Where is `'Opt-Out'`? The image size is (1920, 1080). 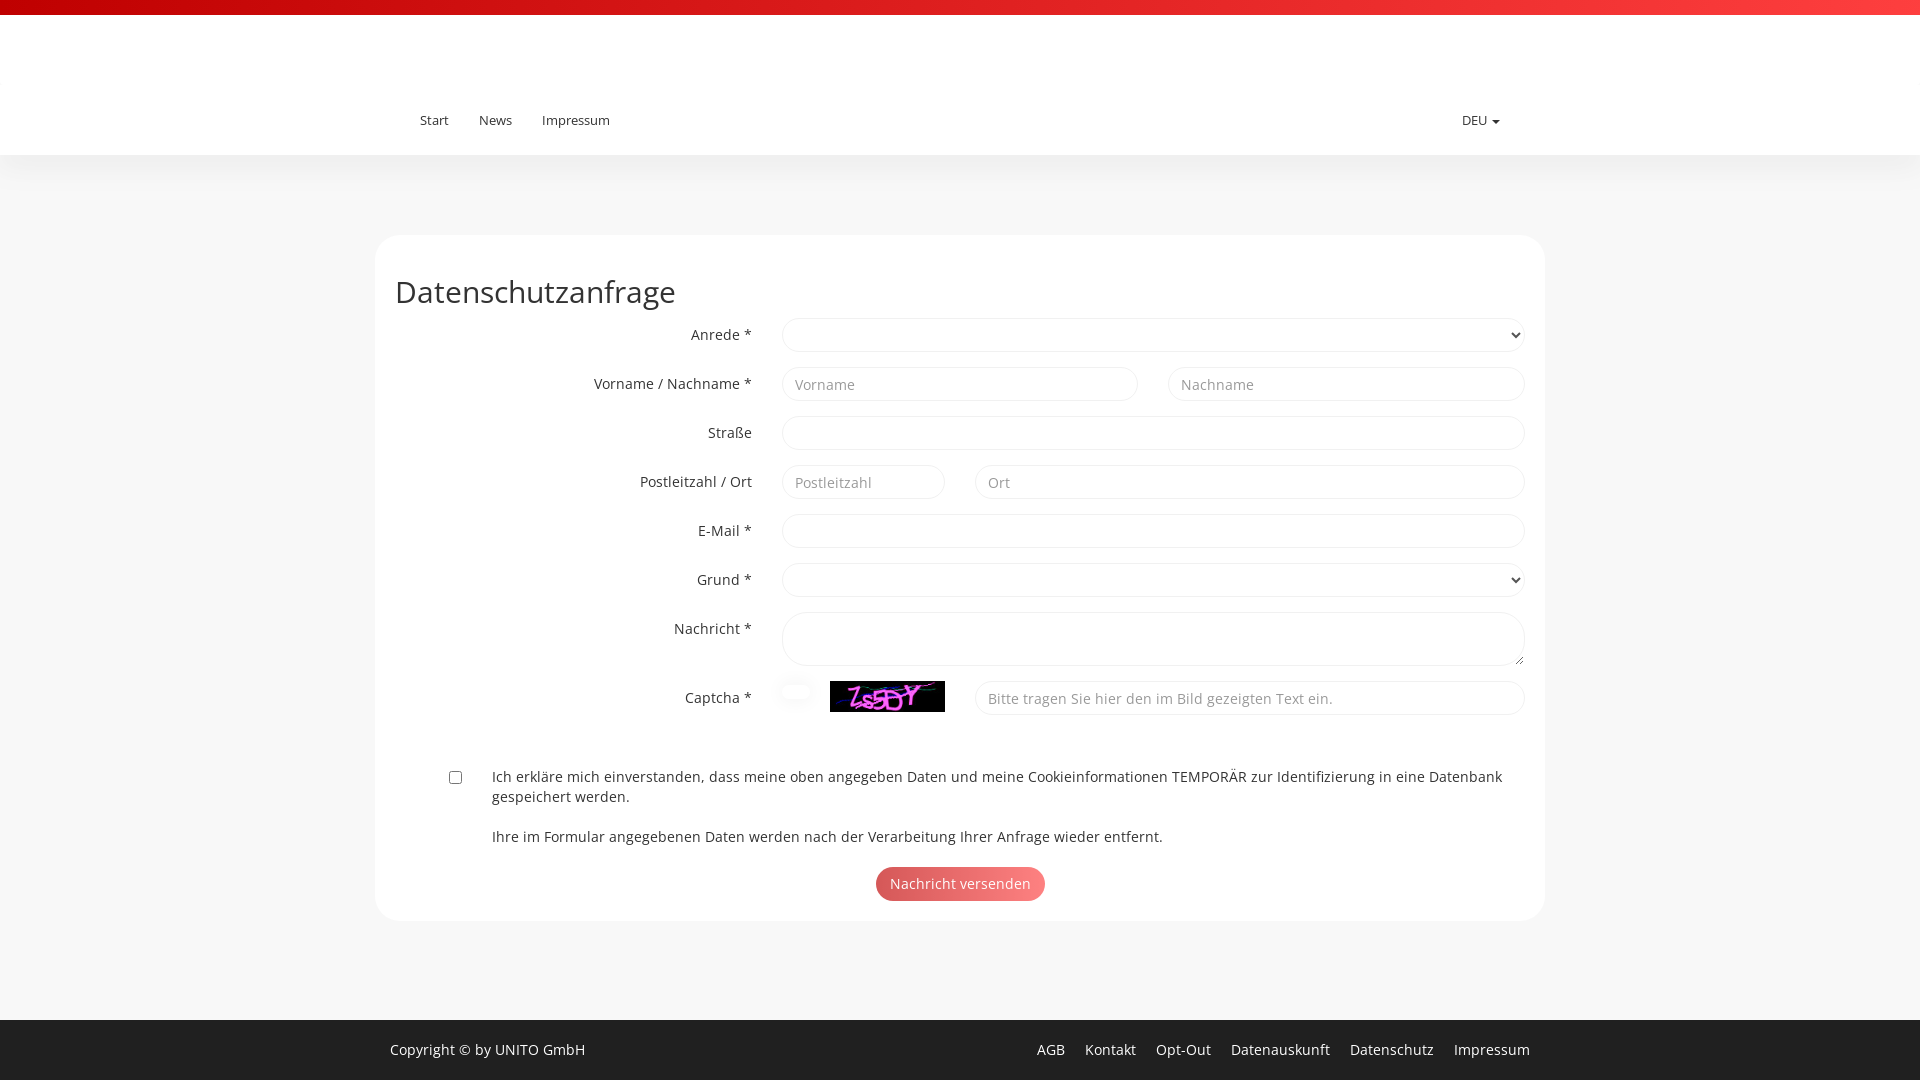
'Opt-Out' is located at coordinates (1185, 1048).